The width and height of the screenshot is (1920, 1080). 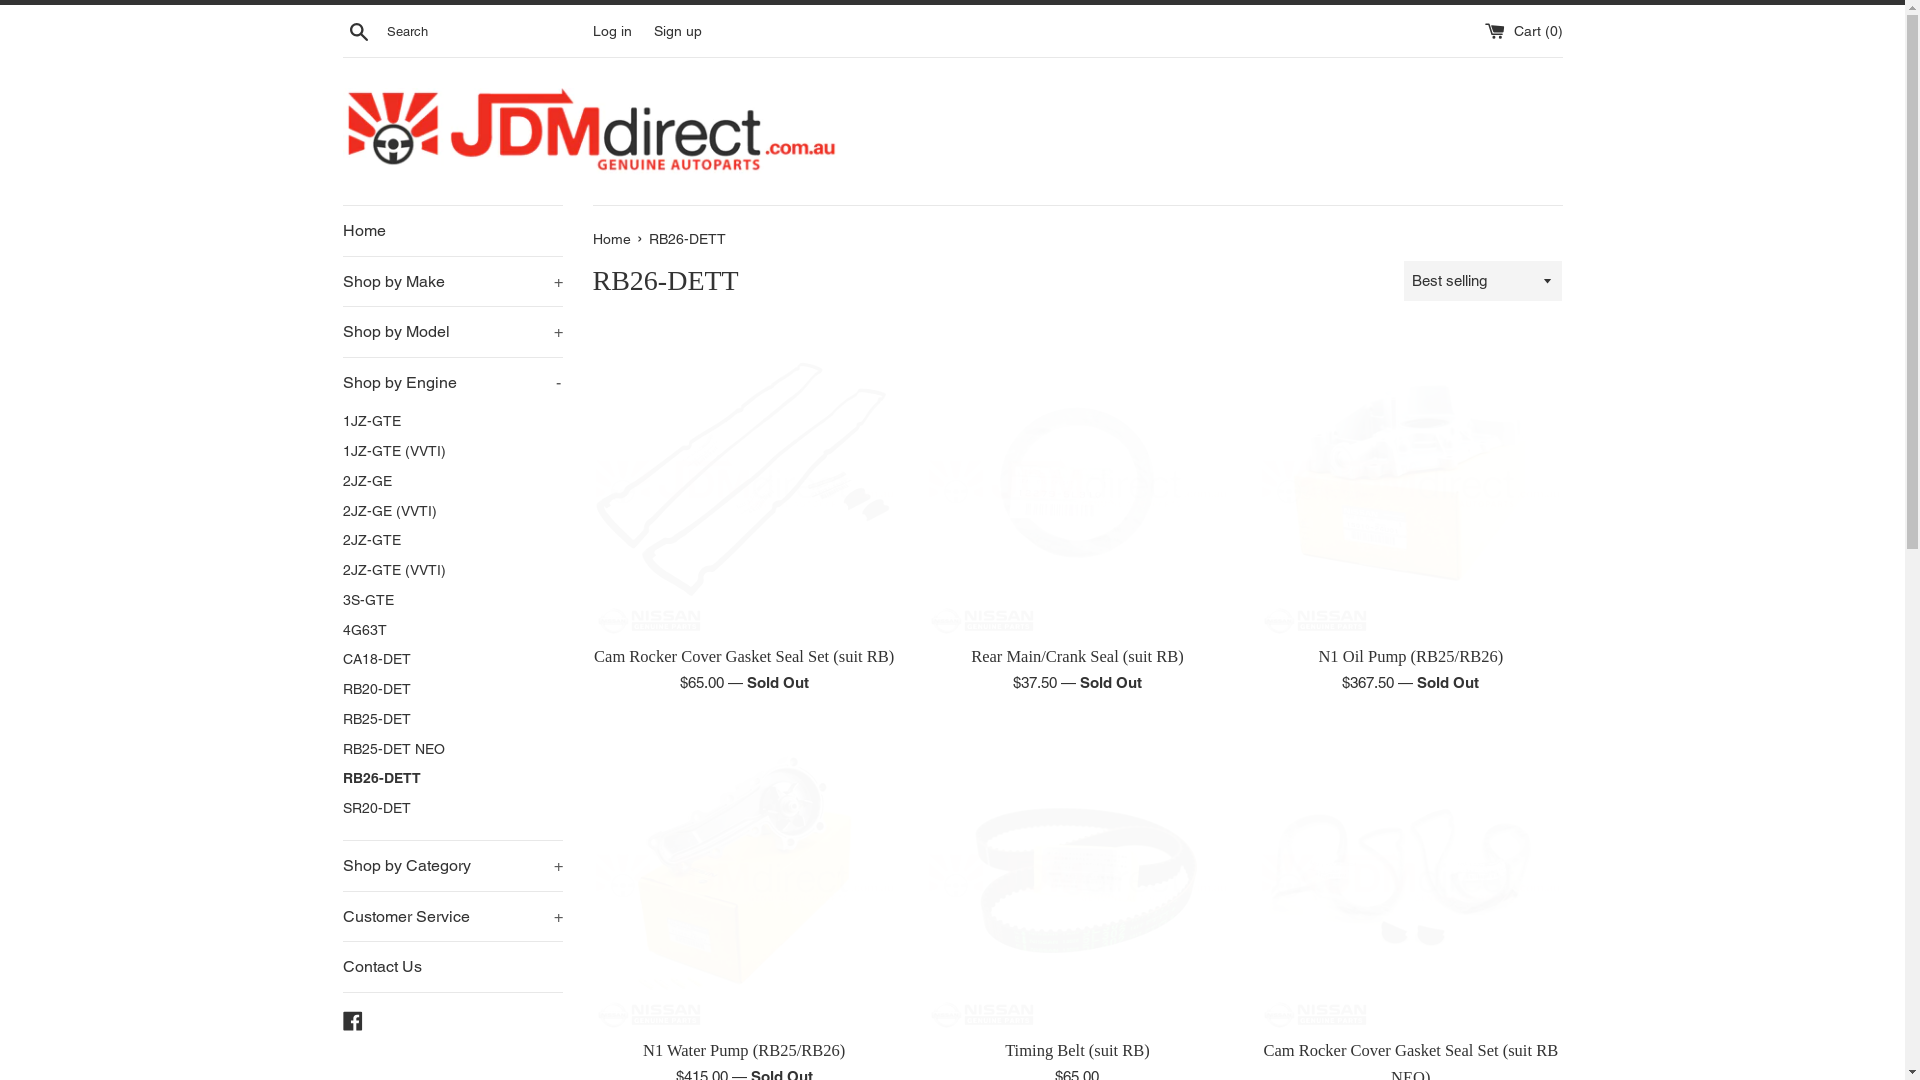 I want to click on 'Home', so click(x=612, y=238).